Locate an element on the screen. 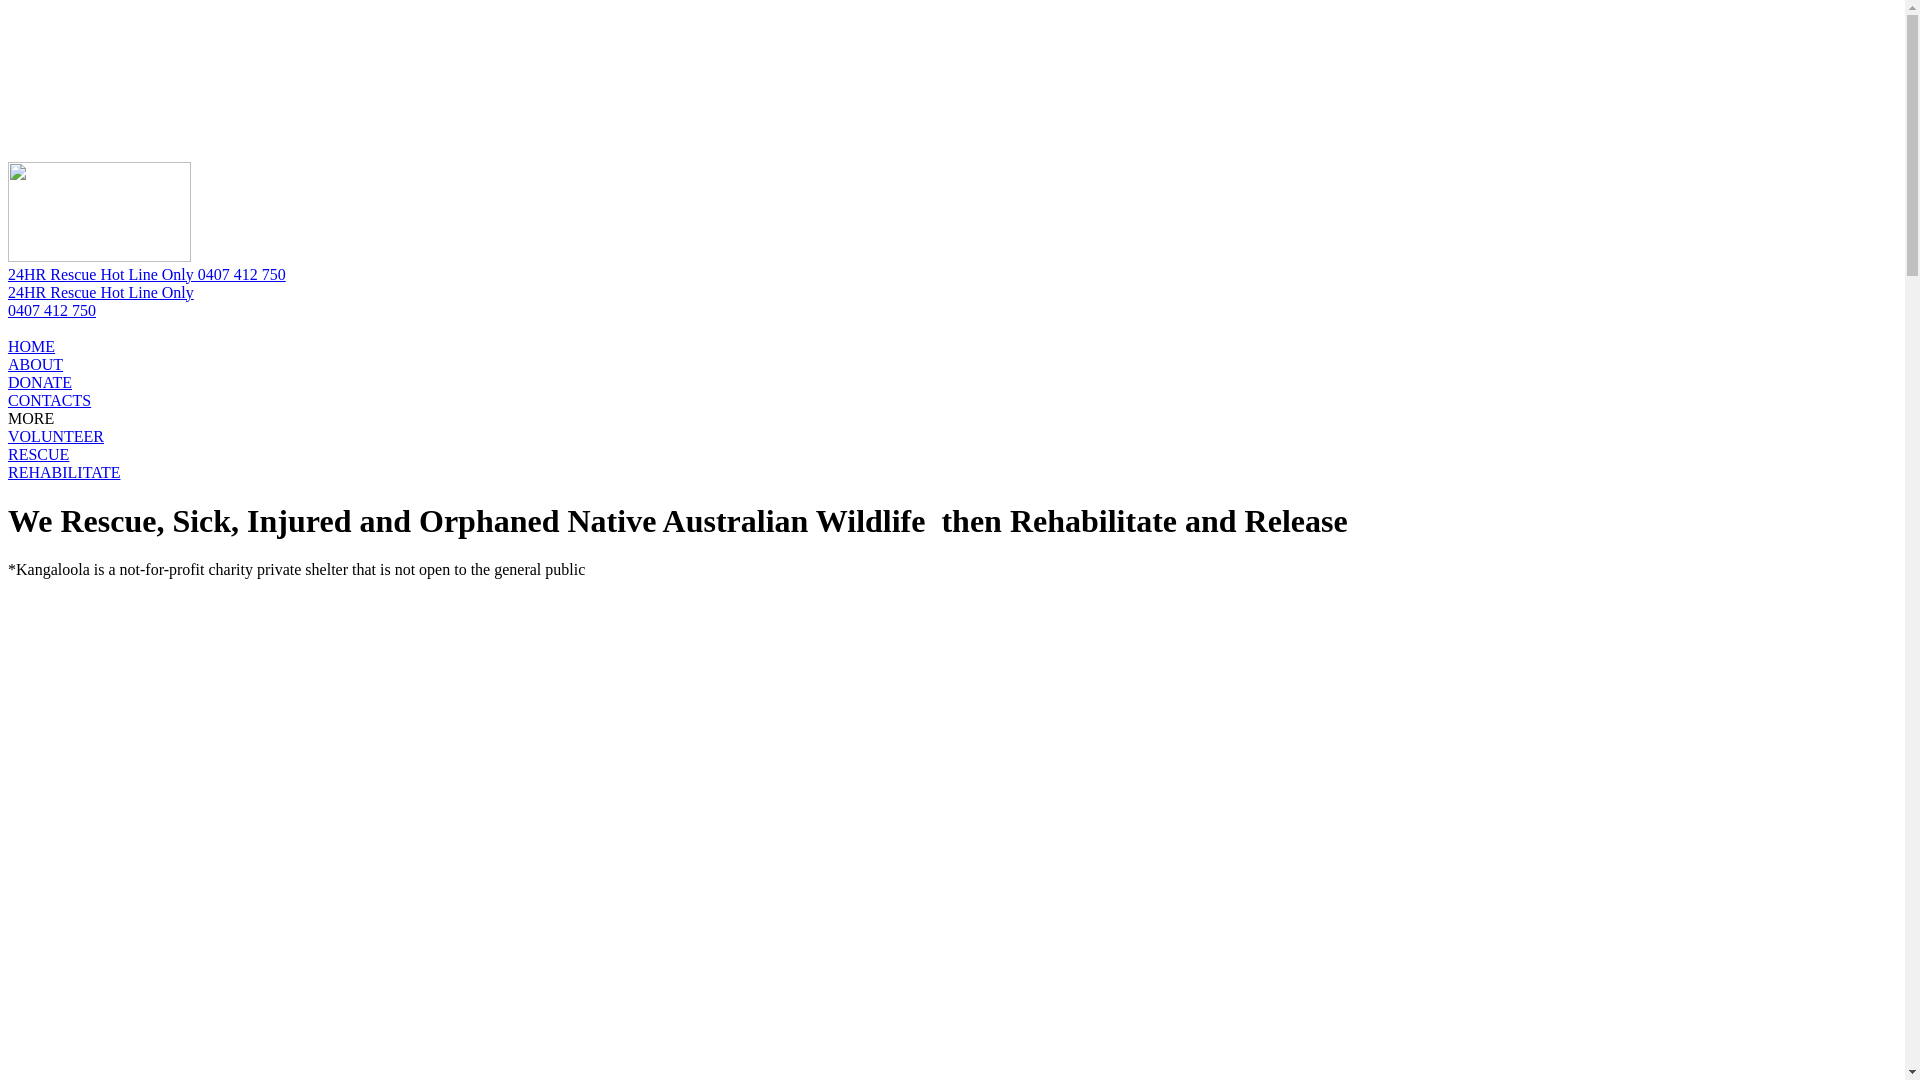 The image size is (1920, 1080). '24HR Rescue Hot Line Only is located at coordinates (8, 301).